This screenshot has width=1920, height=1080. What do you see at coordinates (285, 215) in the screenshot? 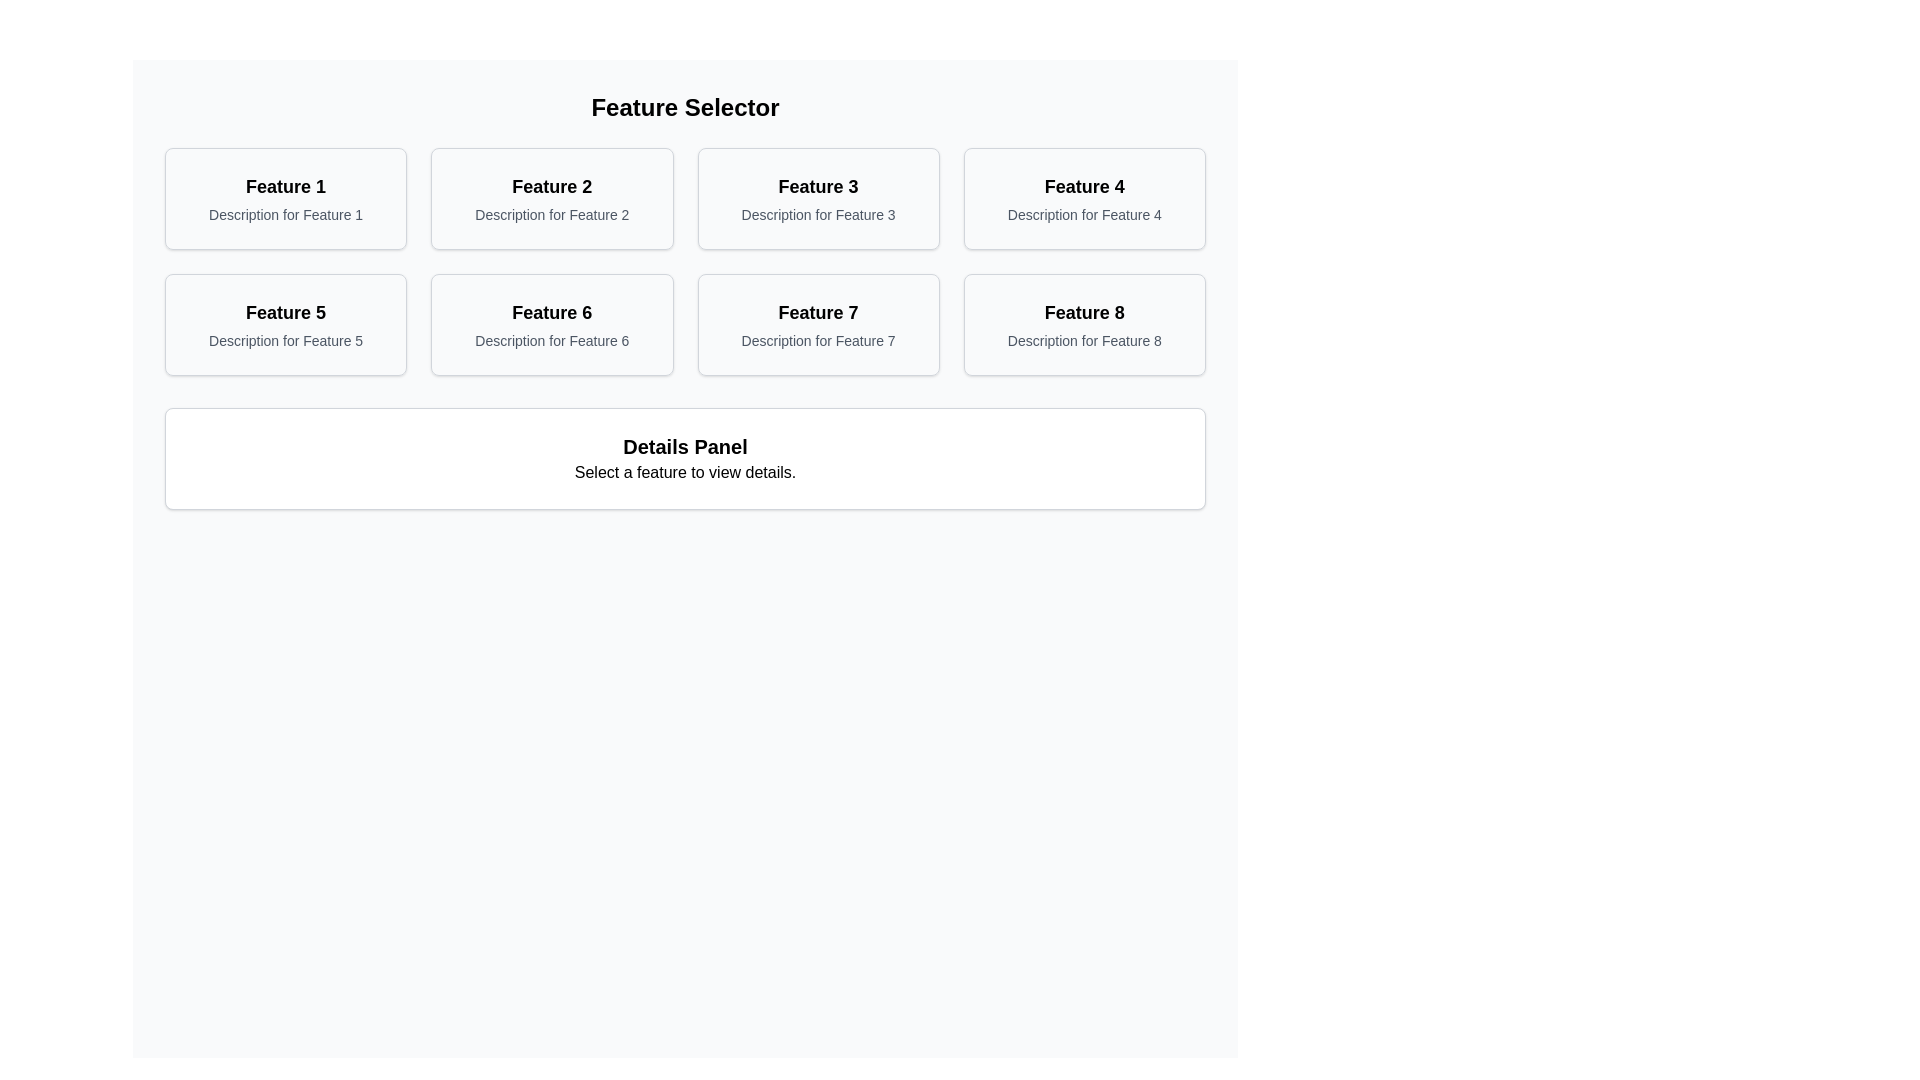
I see `the text label displaying 'Description for Feature 1' located under the header 'Feature 1' in the top-left card of a 2x4 grid` at bounding box center [285, 215].